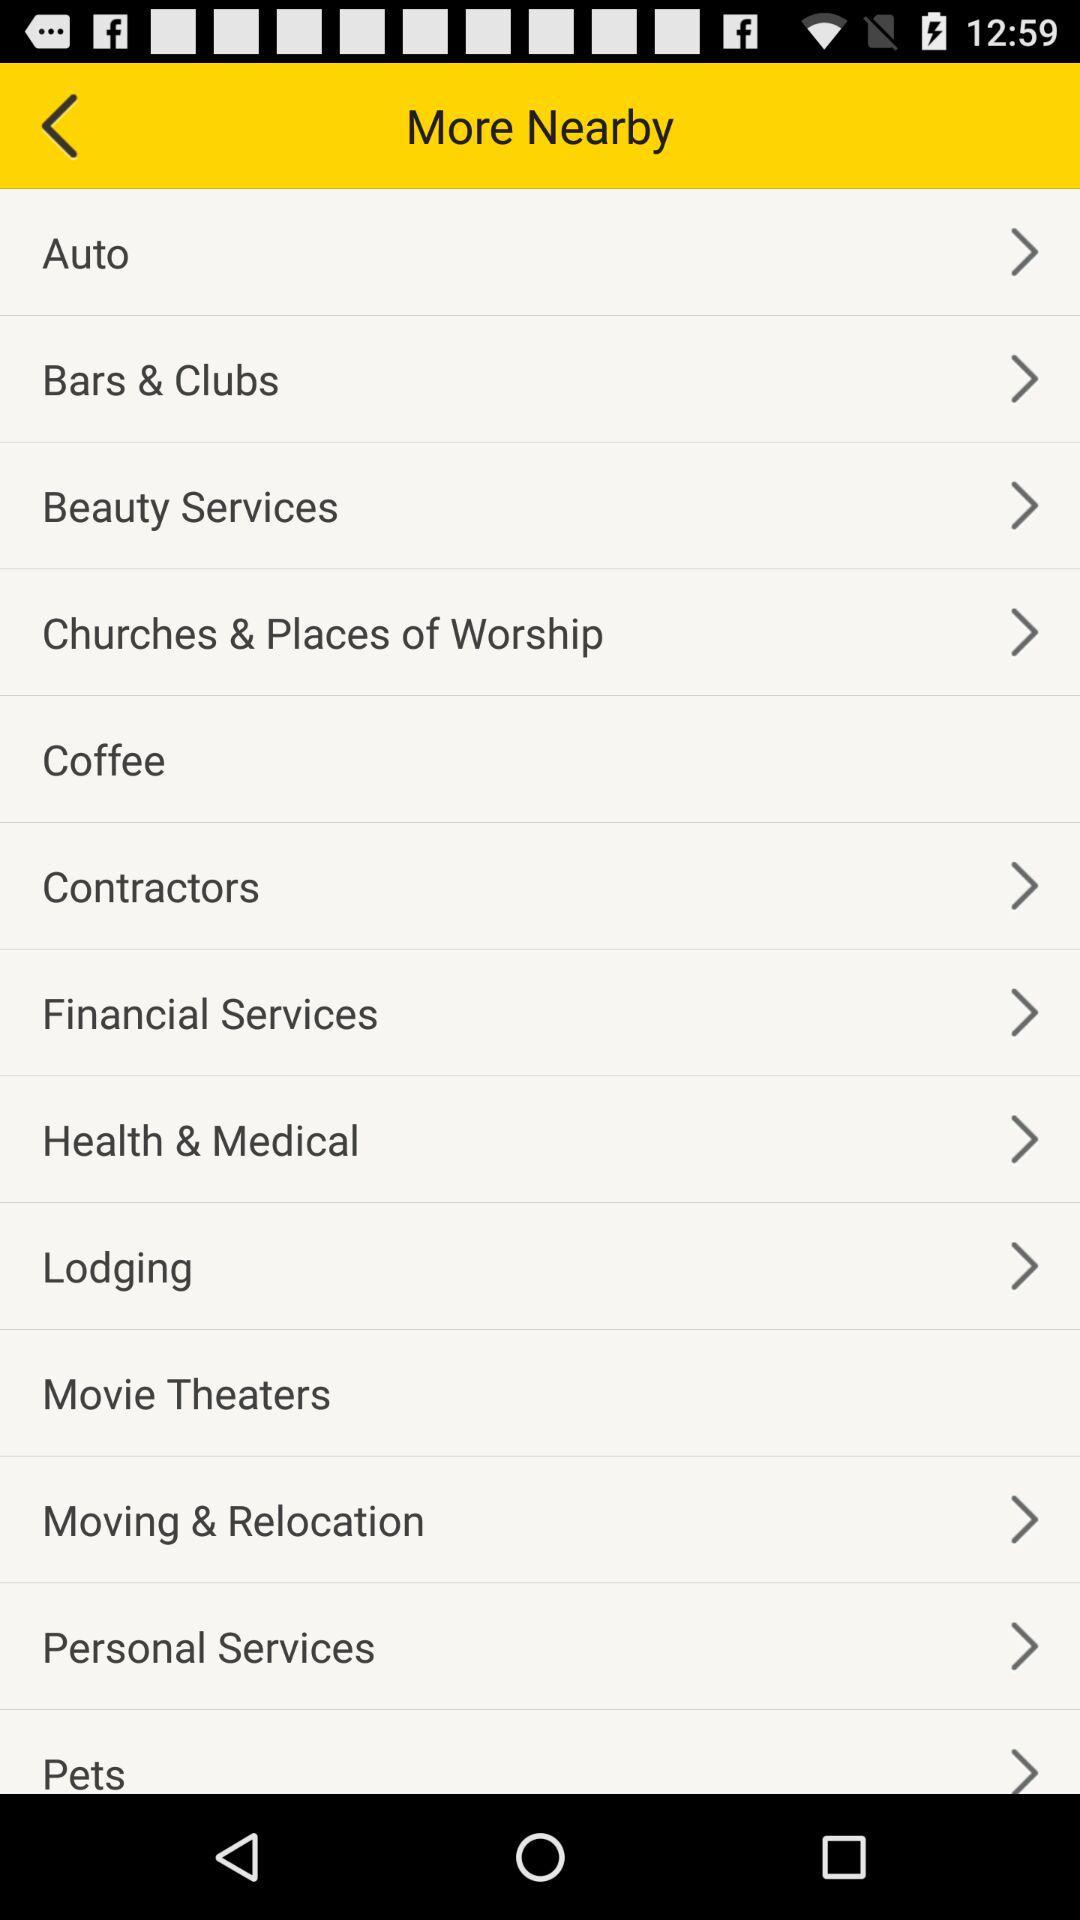 The image size is (1080, 1920). I want to click on the item below moving & relocation icon, so click(208, 1646).